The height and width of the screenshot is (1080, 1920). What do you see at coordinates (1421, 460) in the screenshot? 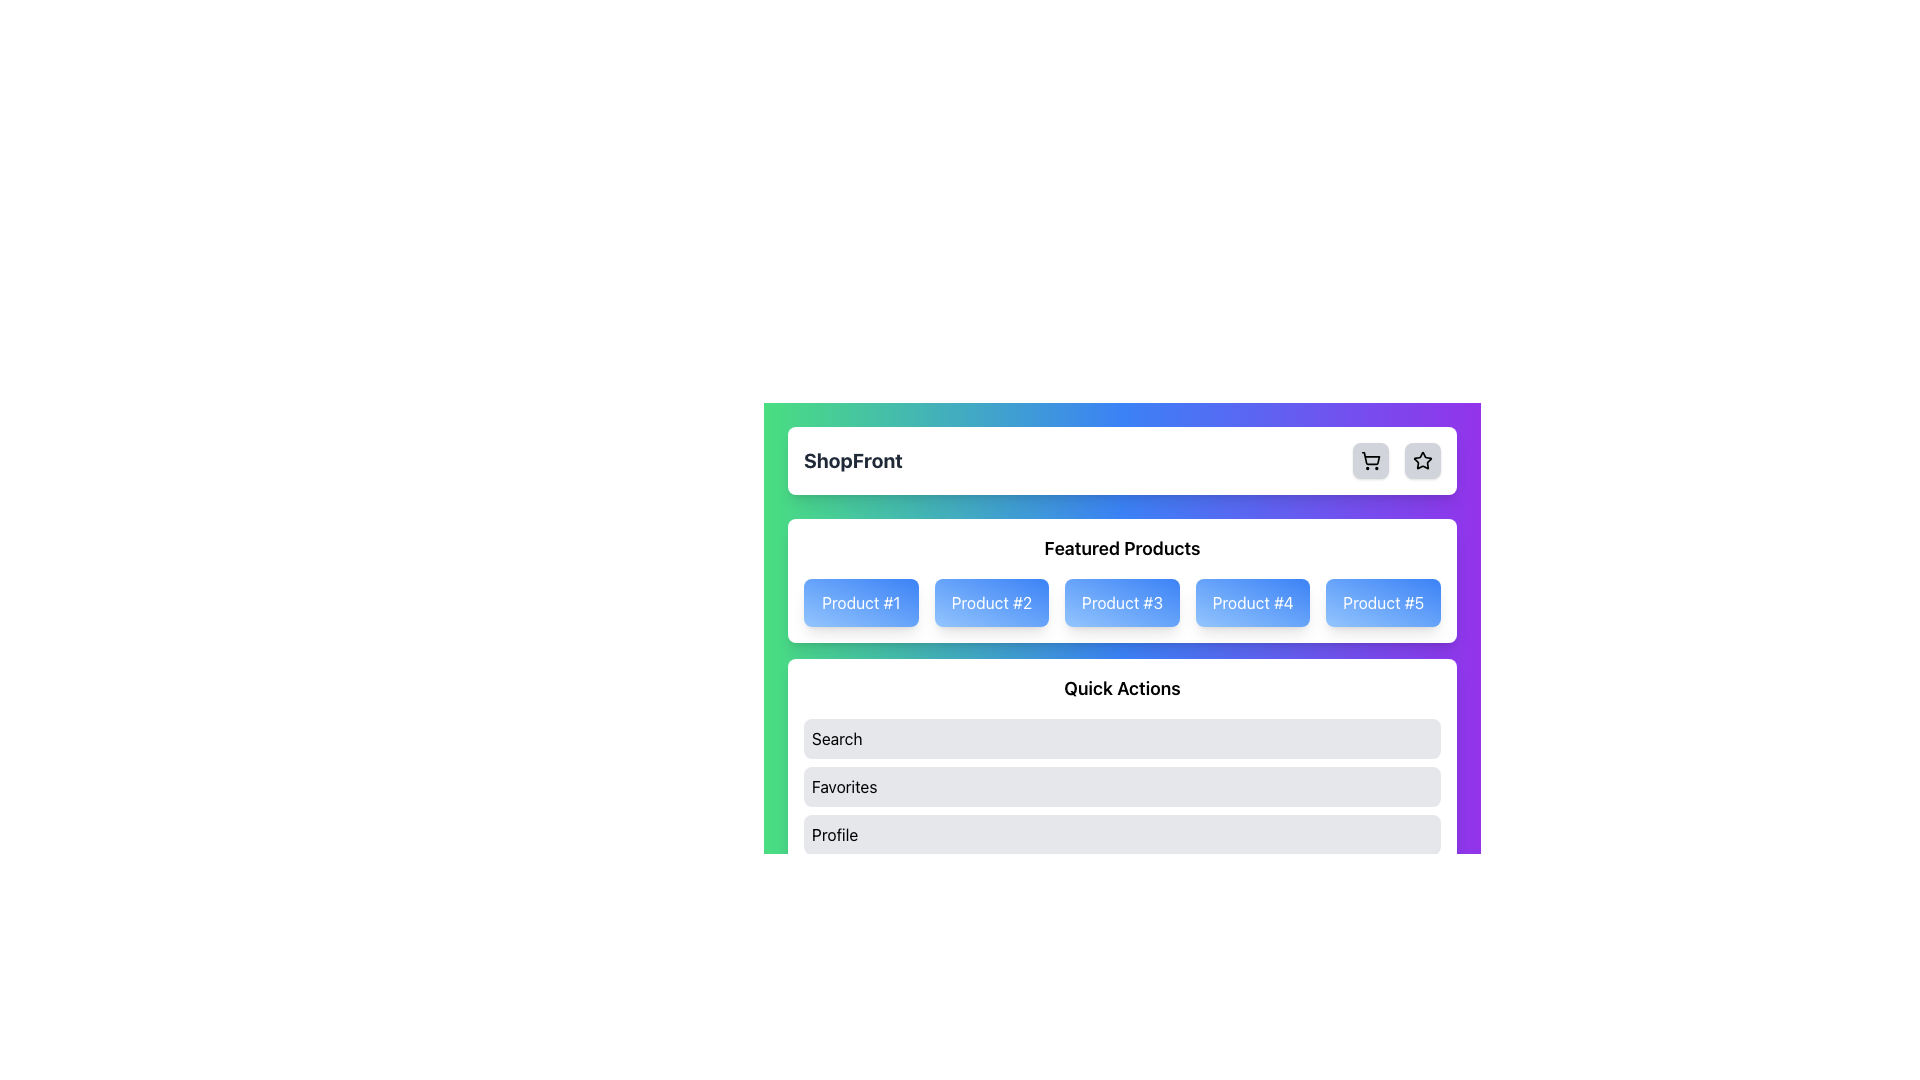
I see `the star-shaped icon located in the top-right corner of the interface, adjacent to the shopping cart icon, which serves as a marker for favoriting items` at bounding box center [1421, 460].